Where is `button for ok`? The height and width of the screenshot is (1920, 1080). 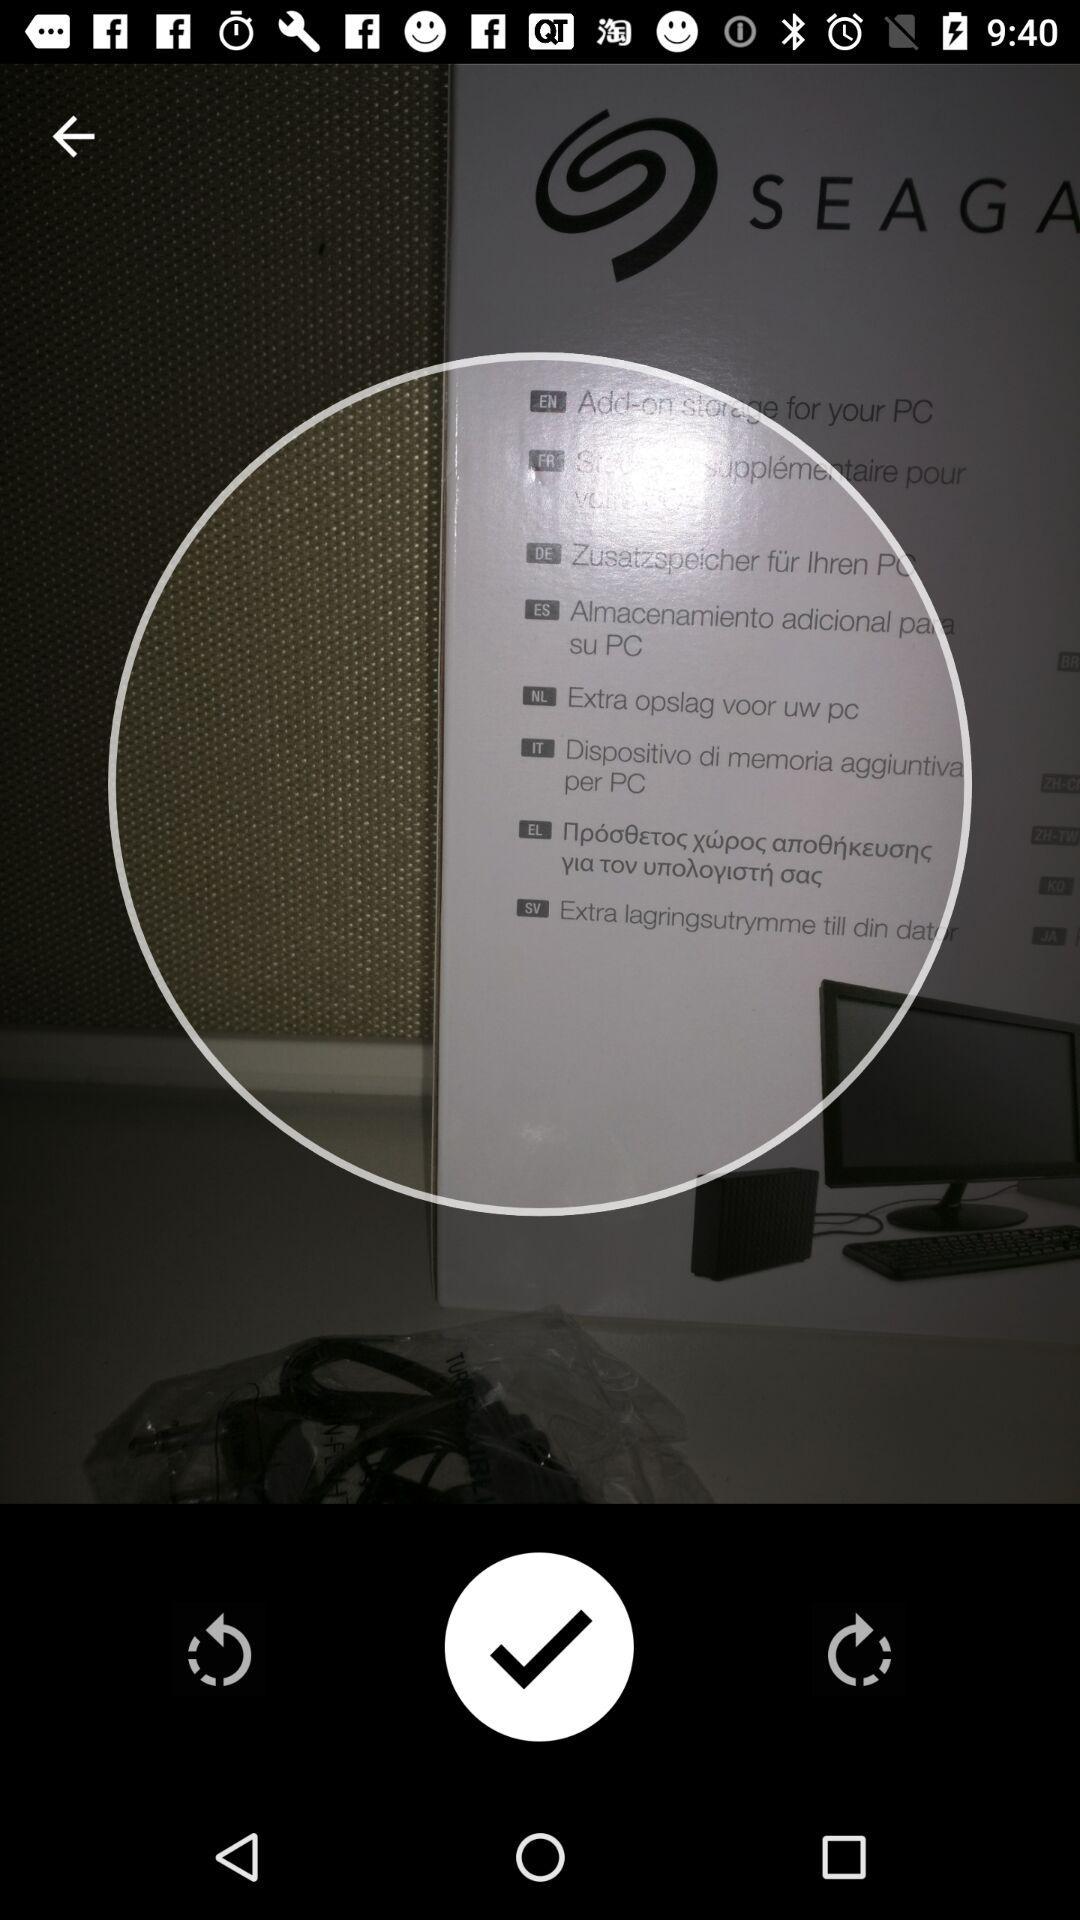 button for ok is located at coordinates (538, 1649).